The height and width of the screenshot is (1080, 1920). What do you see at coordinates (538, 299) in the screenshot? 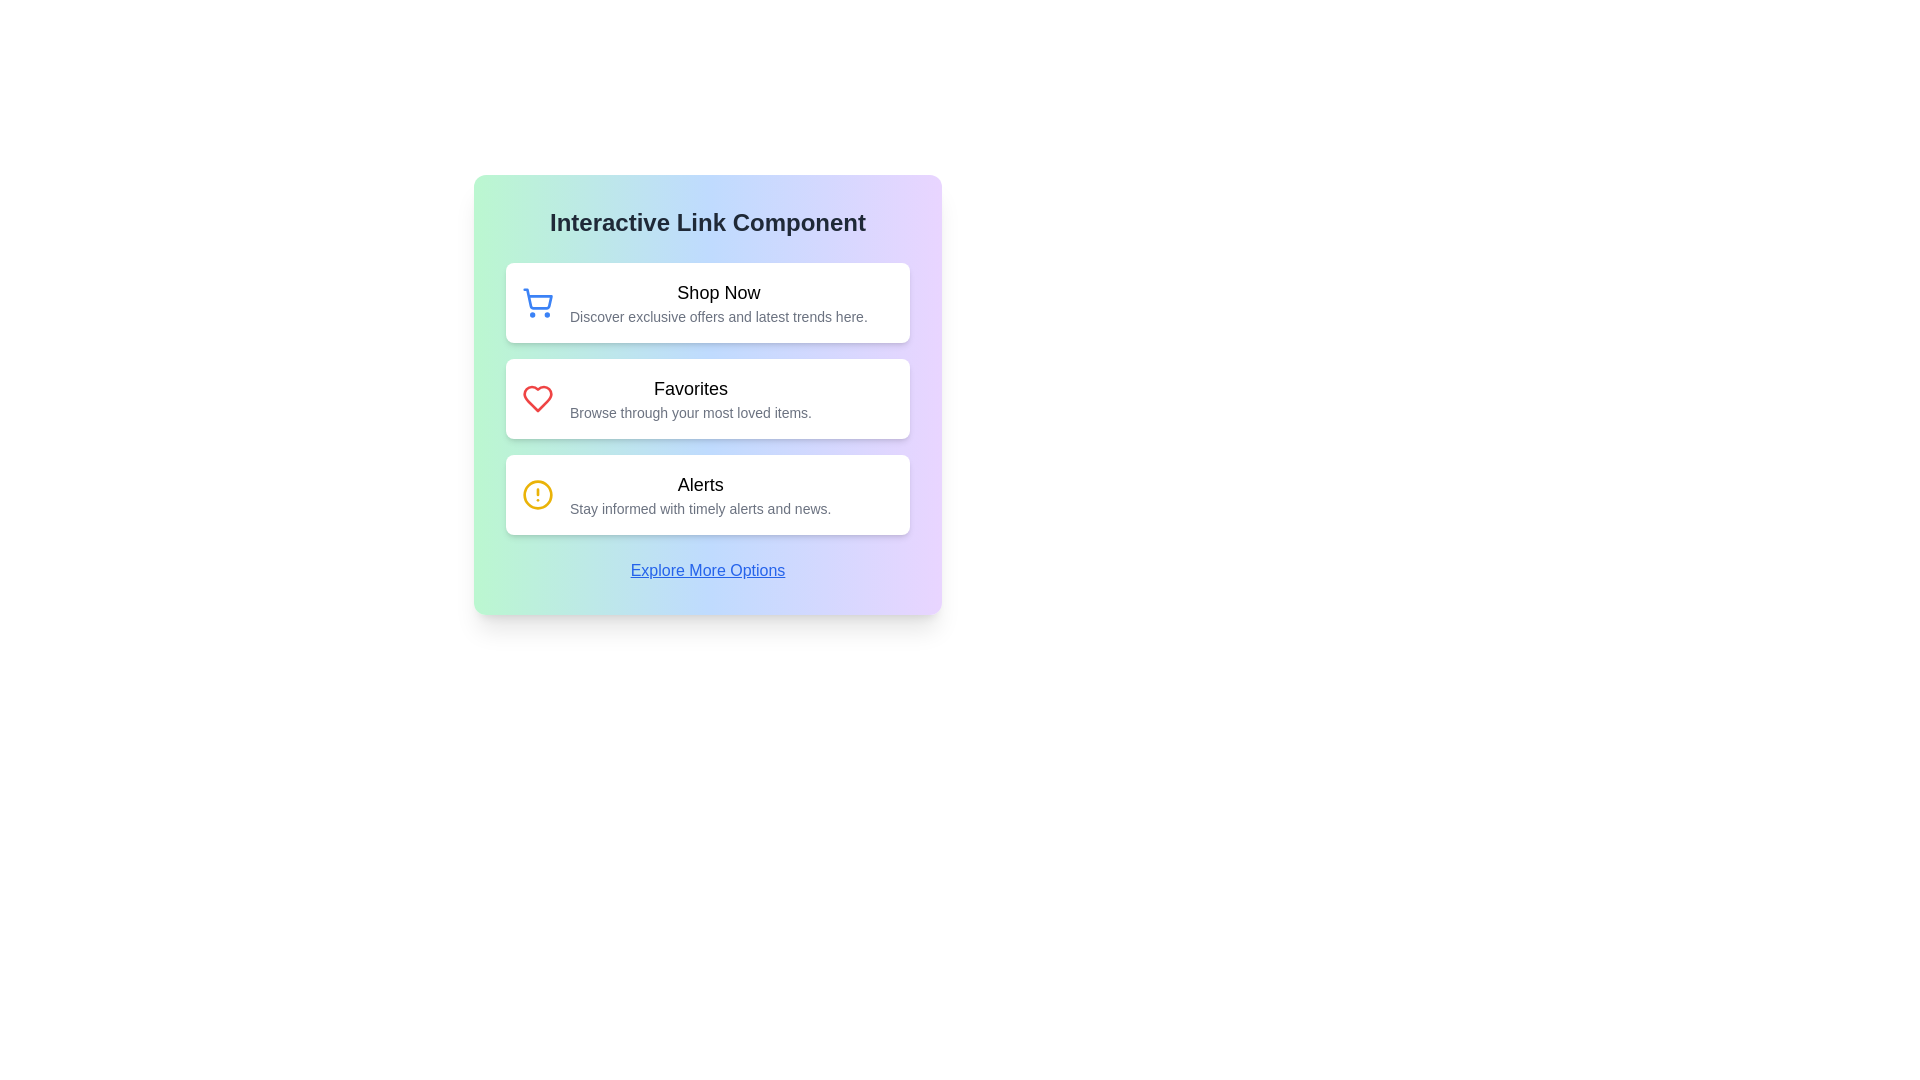
I see `the shopping cart icon located in the center of the 'Shop Now' button at the top of a vertical stack of buttons` at bounding box center [538, 299].